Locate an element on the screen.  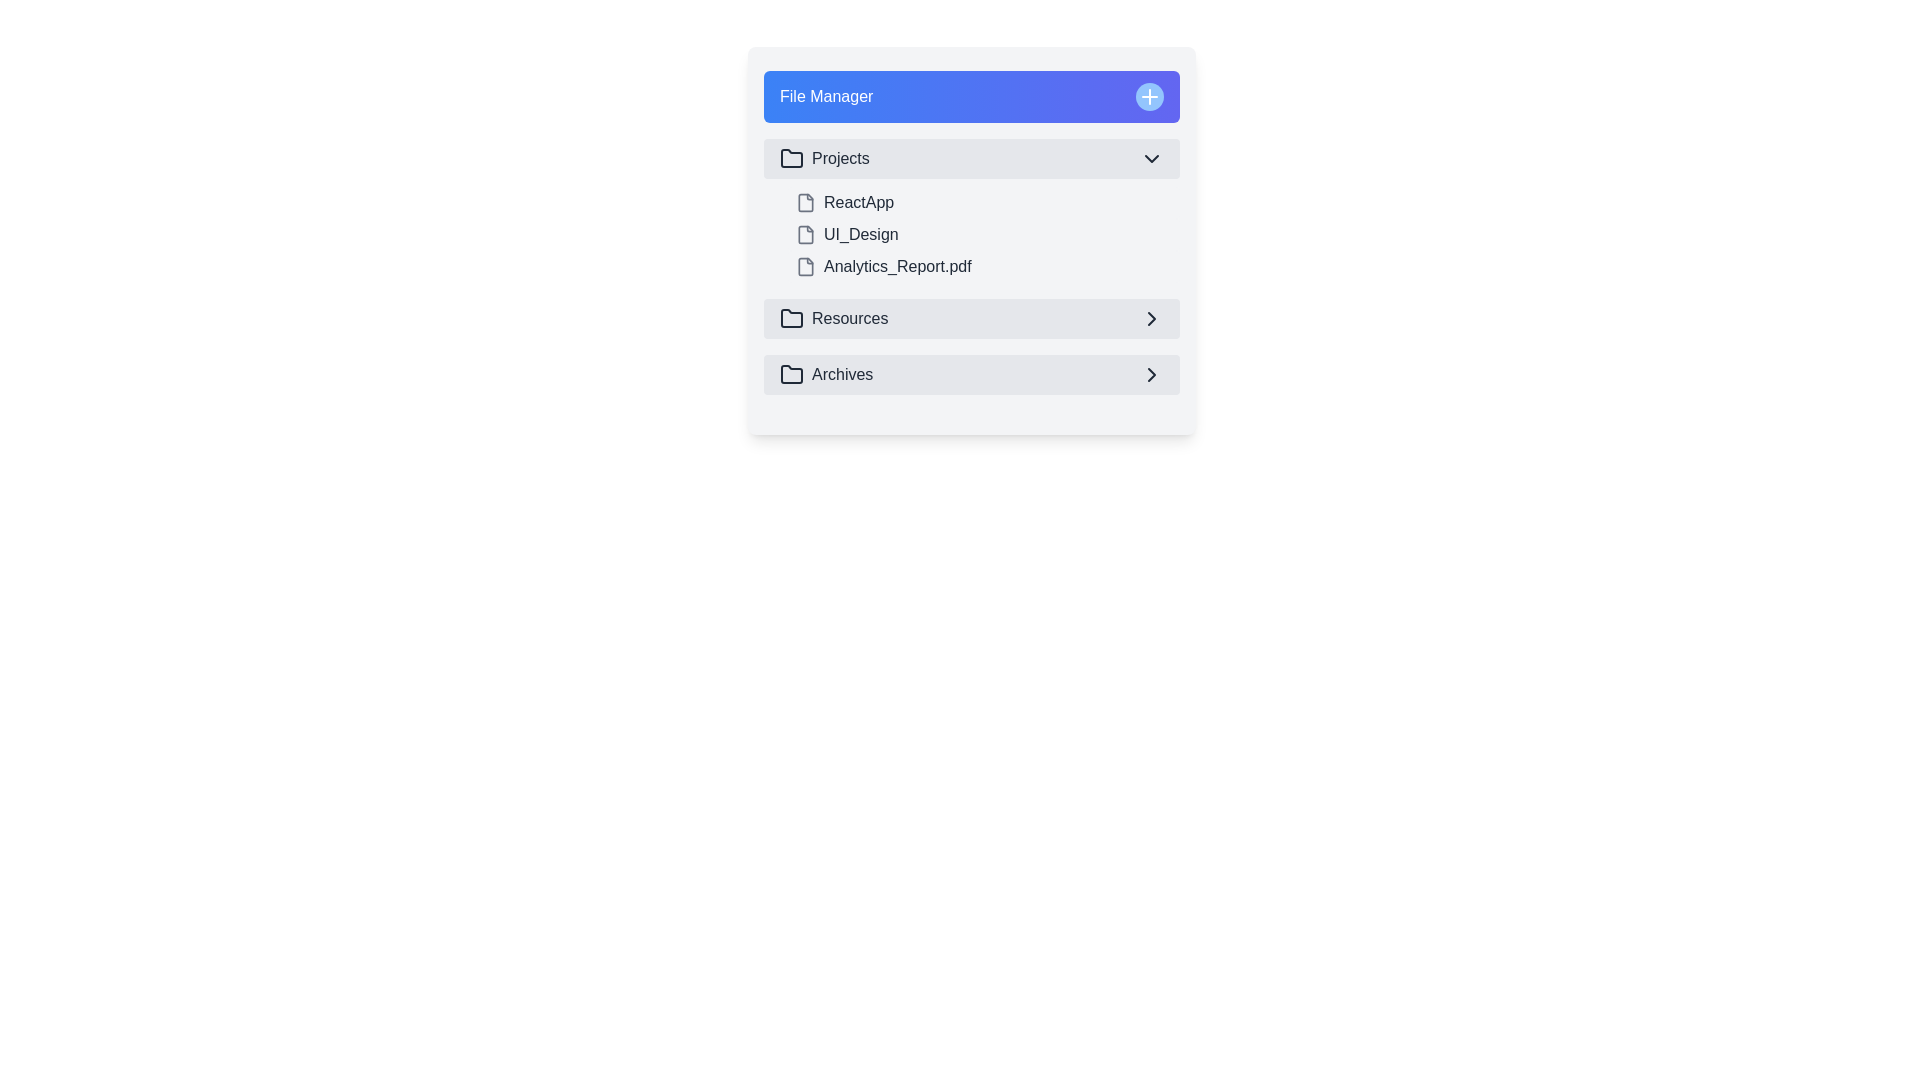
the SVG icon resembling a document, which has a gray outline and is associated with the text label 'UI_Design', located under the 'Projects' section is located at coordinates (806, 234).